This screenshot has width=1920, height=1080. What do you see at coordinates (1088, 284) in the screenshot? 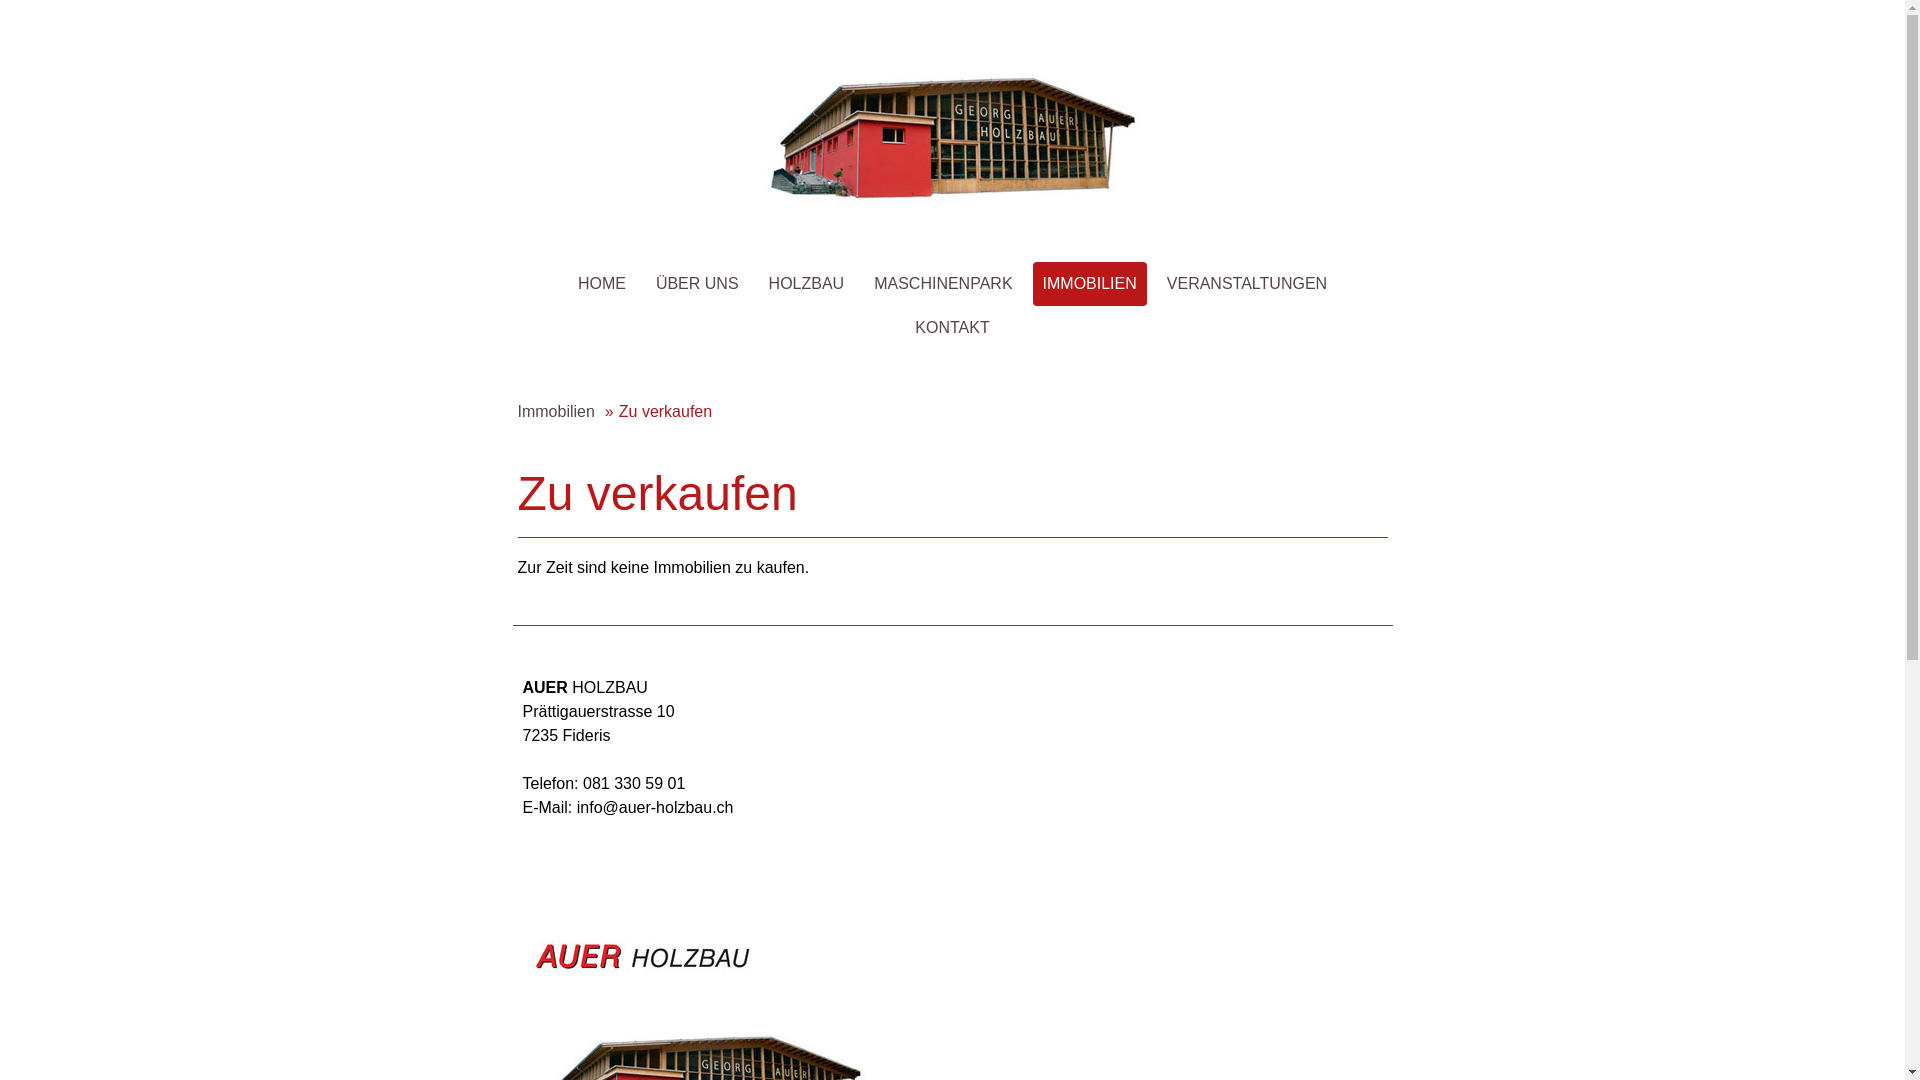
I see `'IMMOBILIEN'` at bounding box center [1088, 284].